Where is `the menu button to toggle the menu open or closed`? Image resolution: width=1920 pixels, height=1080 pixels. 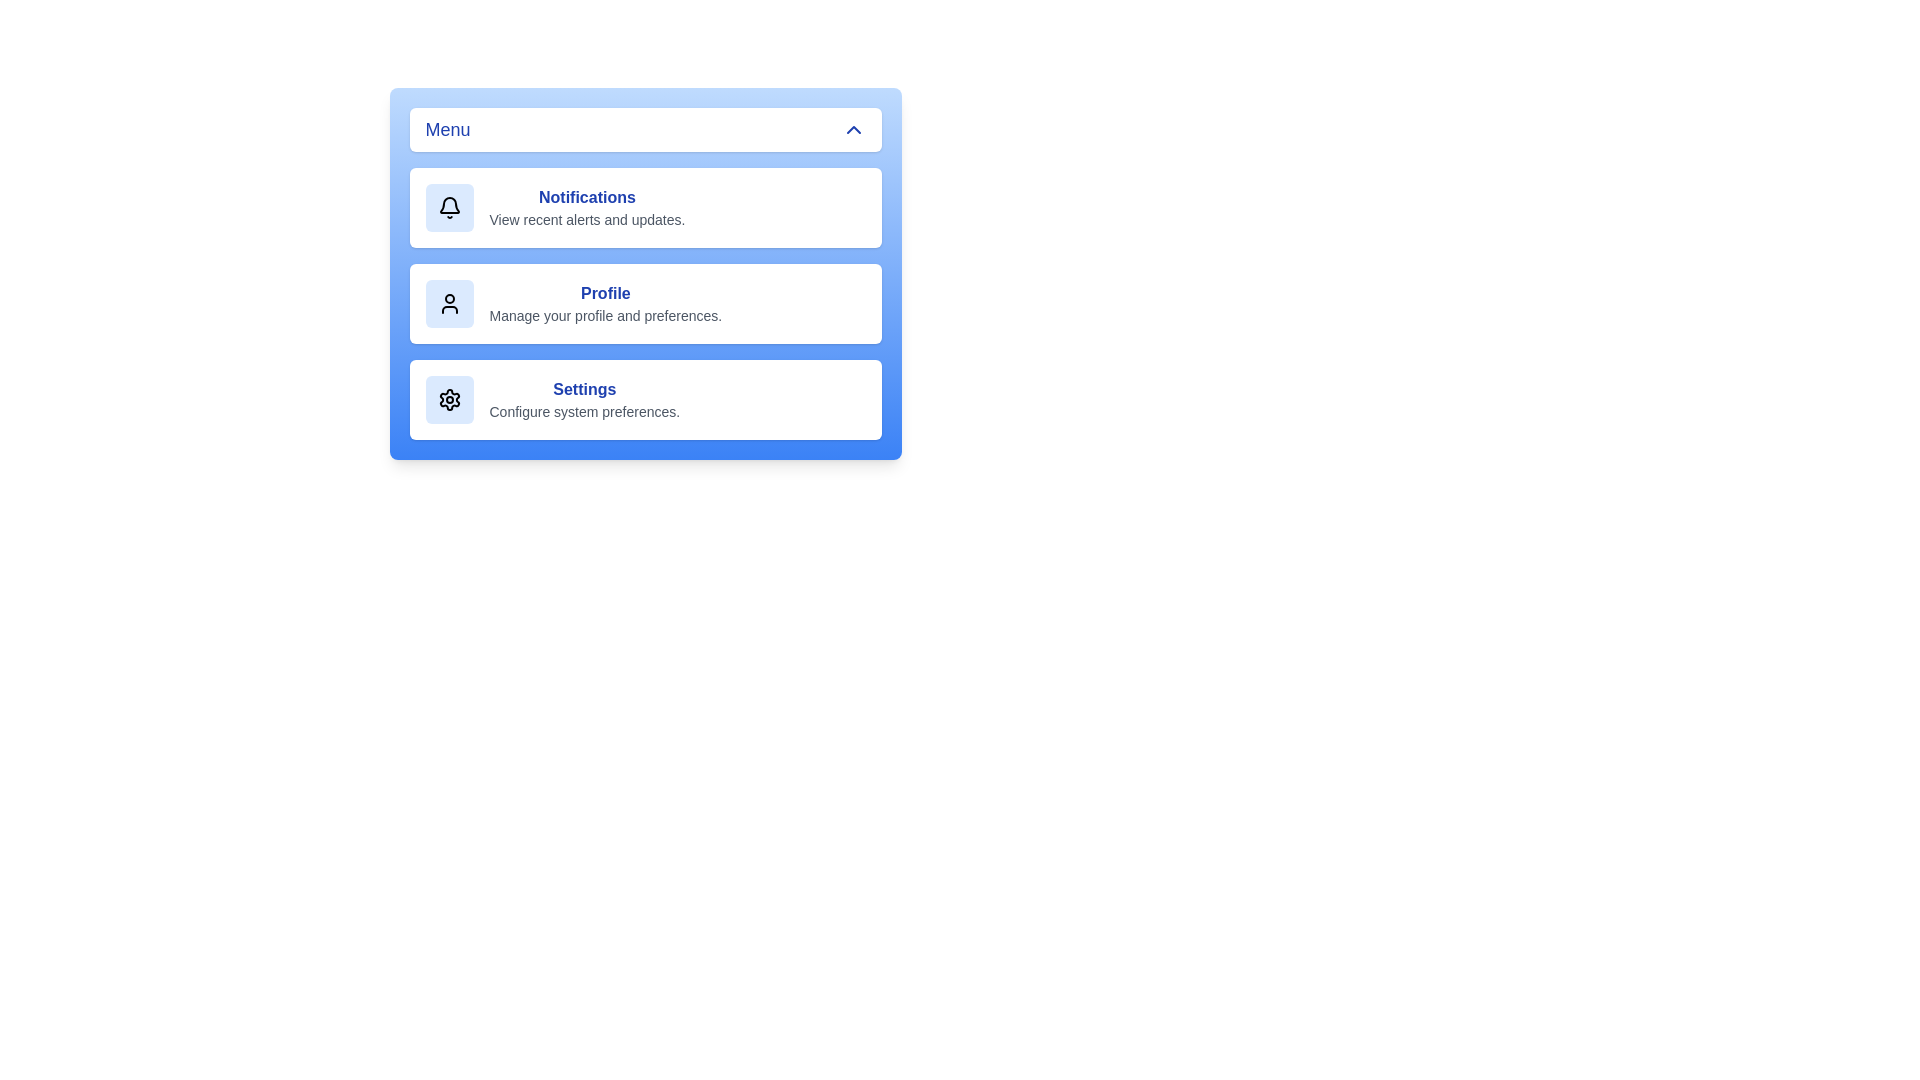 the menu button to toggle the menu open or closed is located at coordinates (645, 130).